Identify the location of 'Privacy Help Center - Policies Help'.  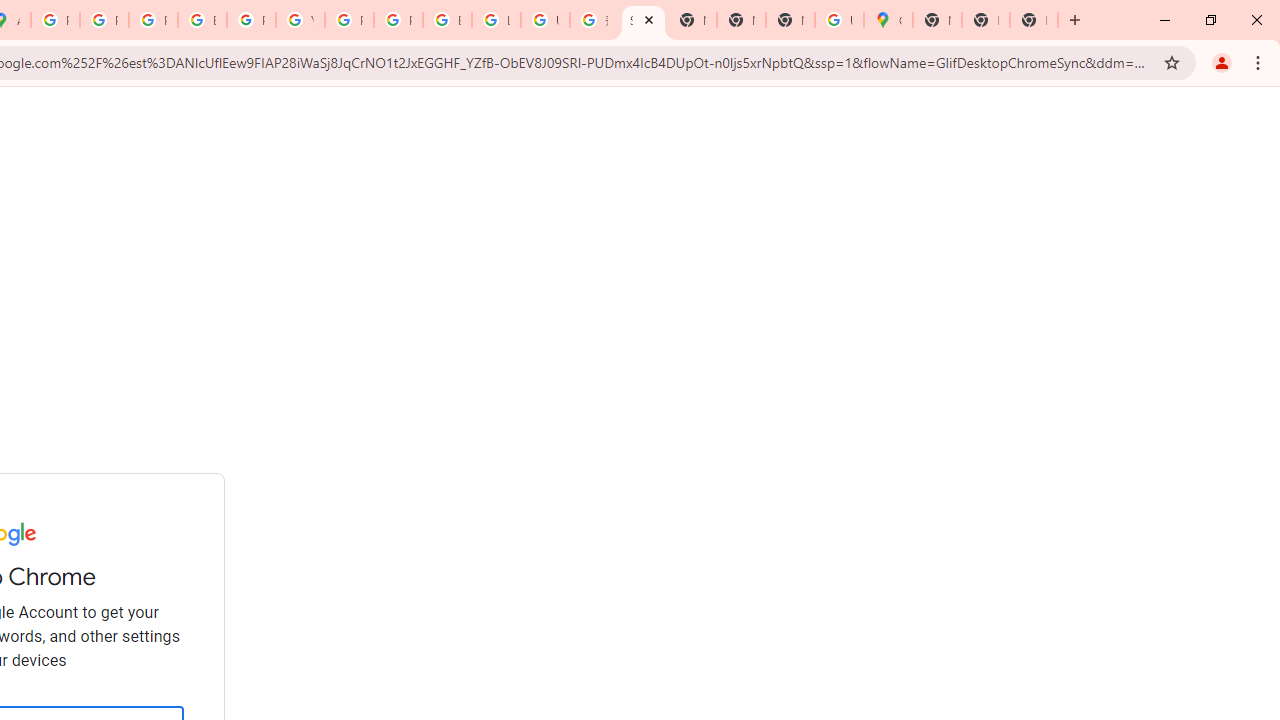
(152, 20).